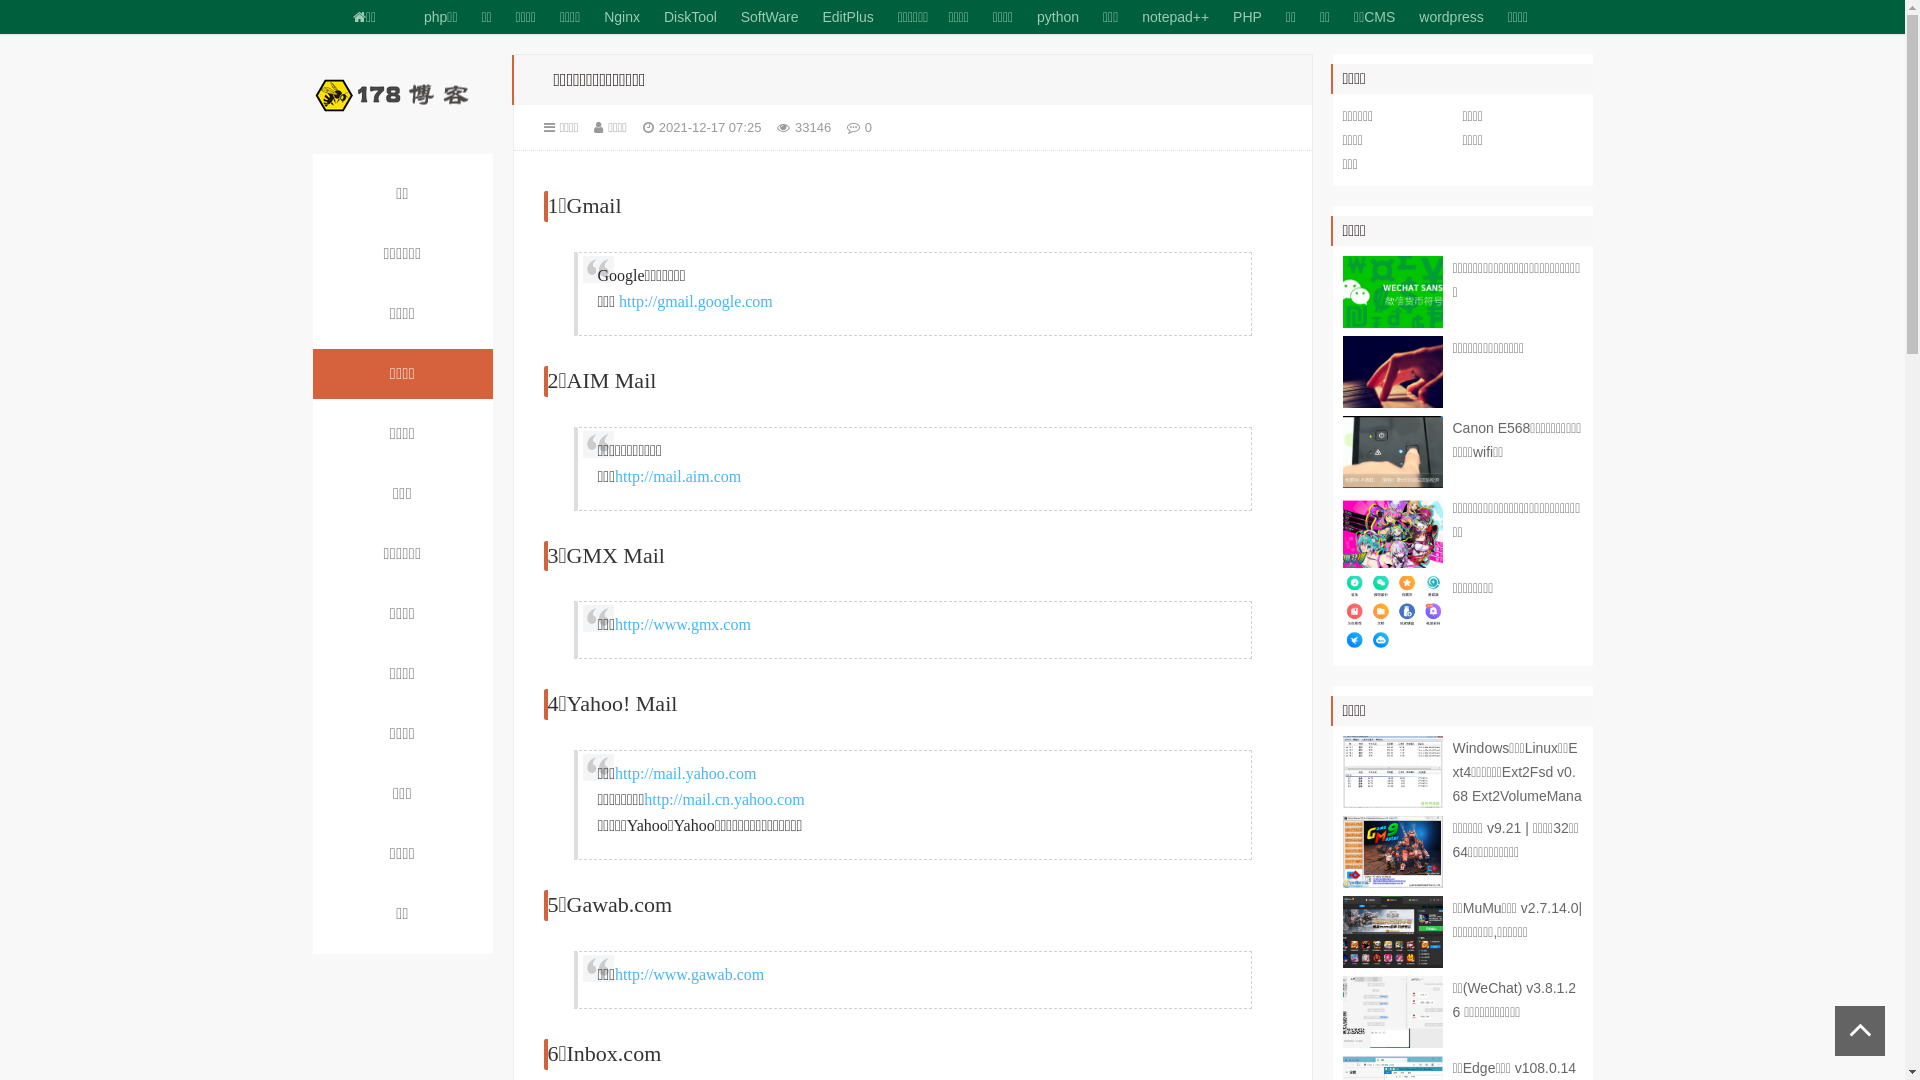  What do you see at coordinates (677, 476) in the screenshot?
I see `'http://mail.aim.com'` at bounding box center [677, 476].